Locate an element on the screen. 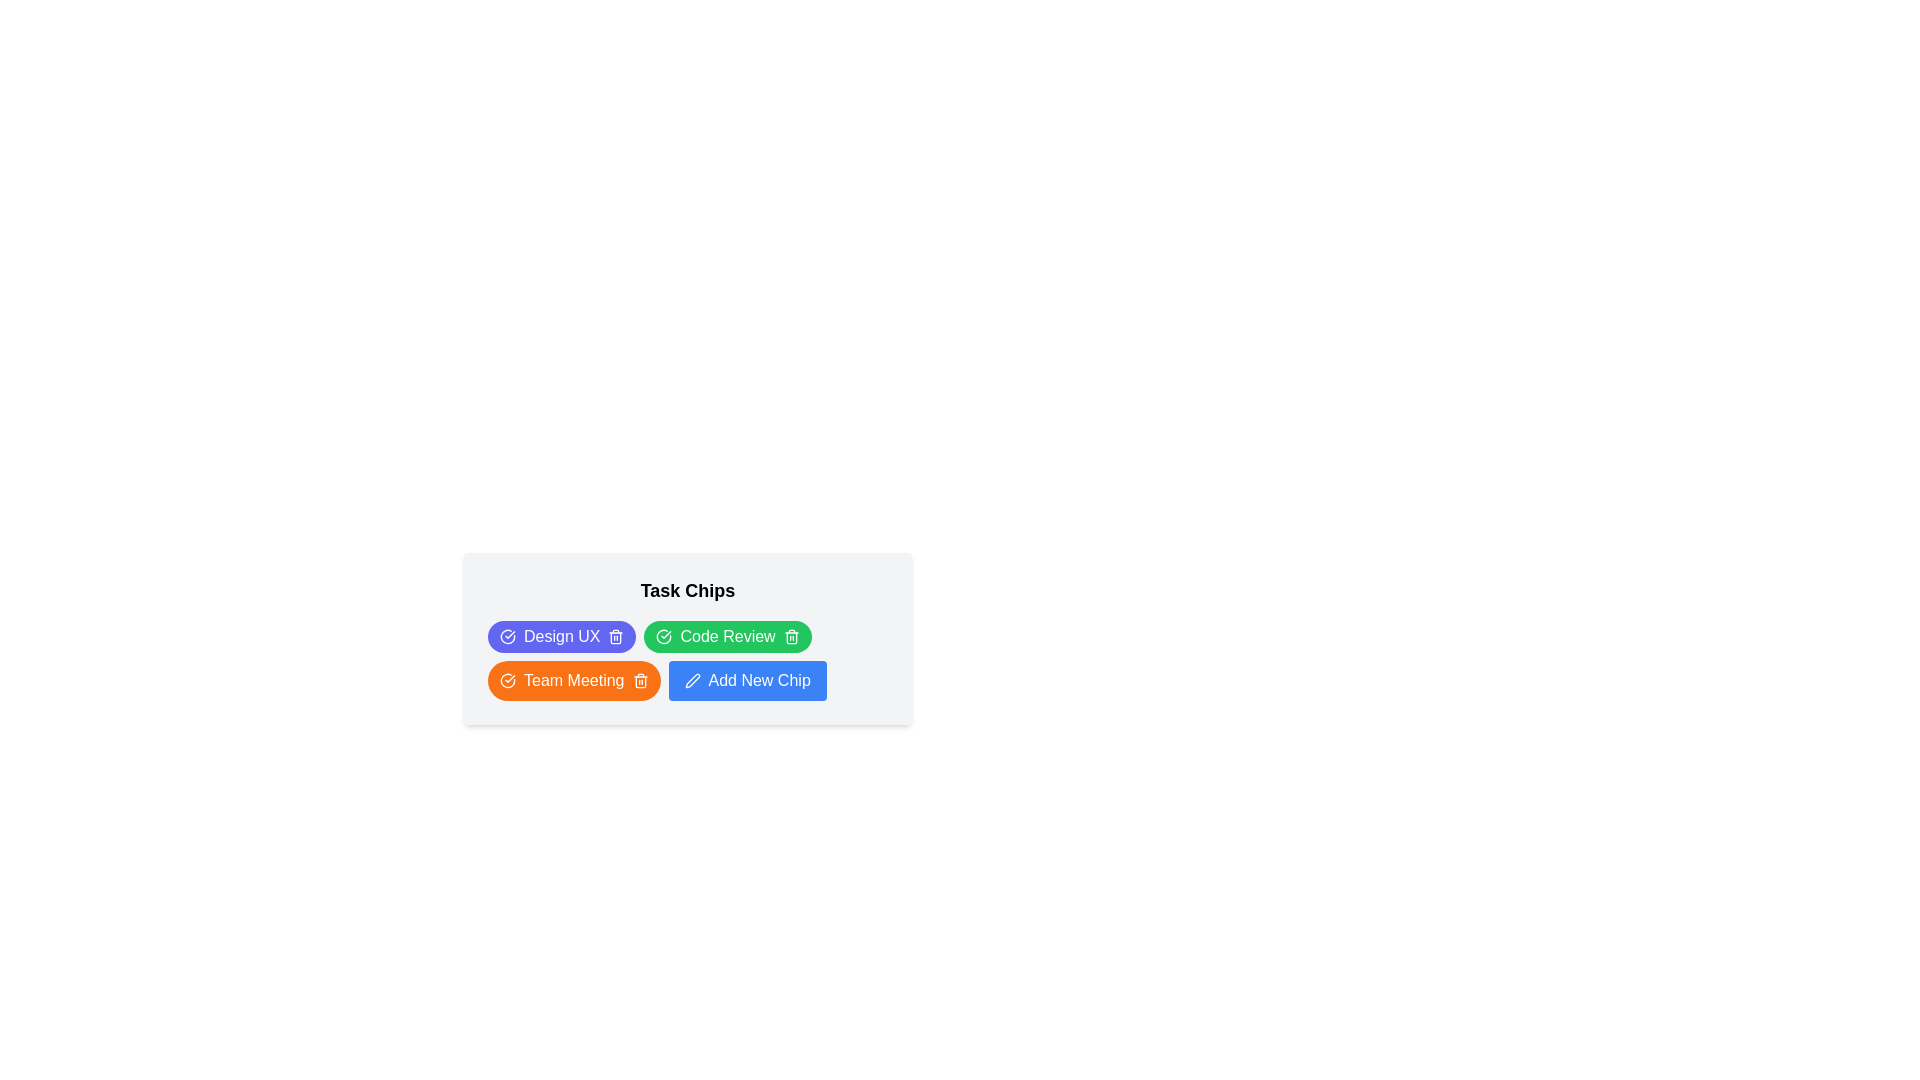 The height and width of the screenshot is (1080, 1920). the 'Code Review' text label which is styled in bold white font and embedded within a green pill-shaped background, located in the task chips section as the second tag in the top row is located at coordinates (727, 636).